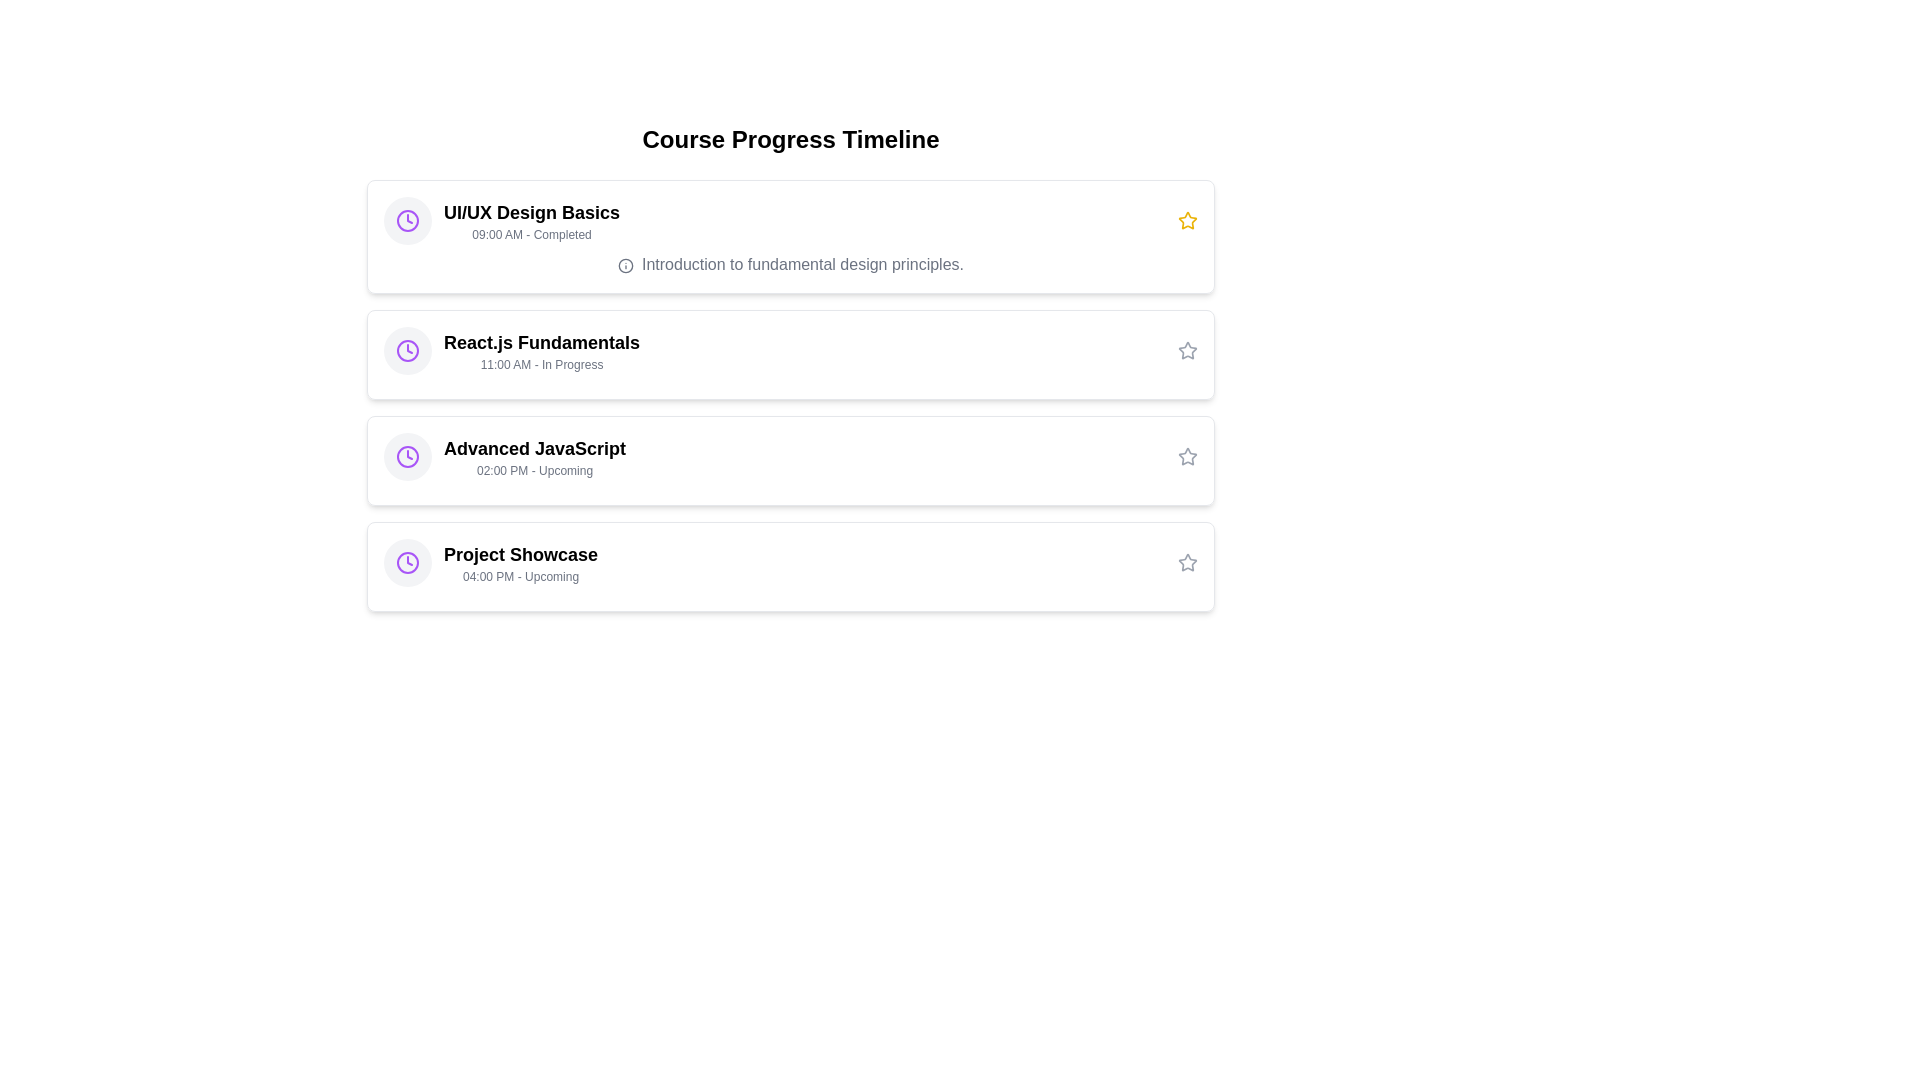 Image resolution: width=1920 pixels, height=1080 pixels. I want to click on the informational text label indicating the time and status ('Upcoming') of the associated course module, located directly beneath the title 'Advanced JavaScript', so click(535, 470).